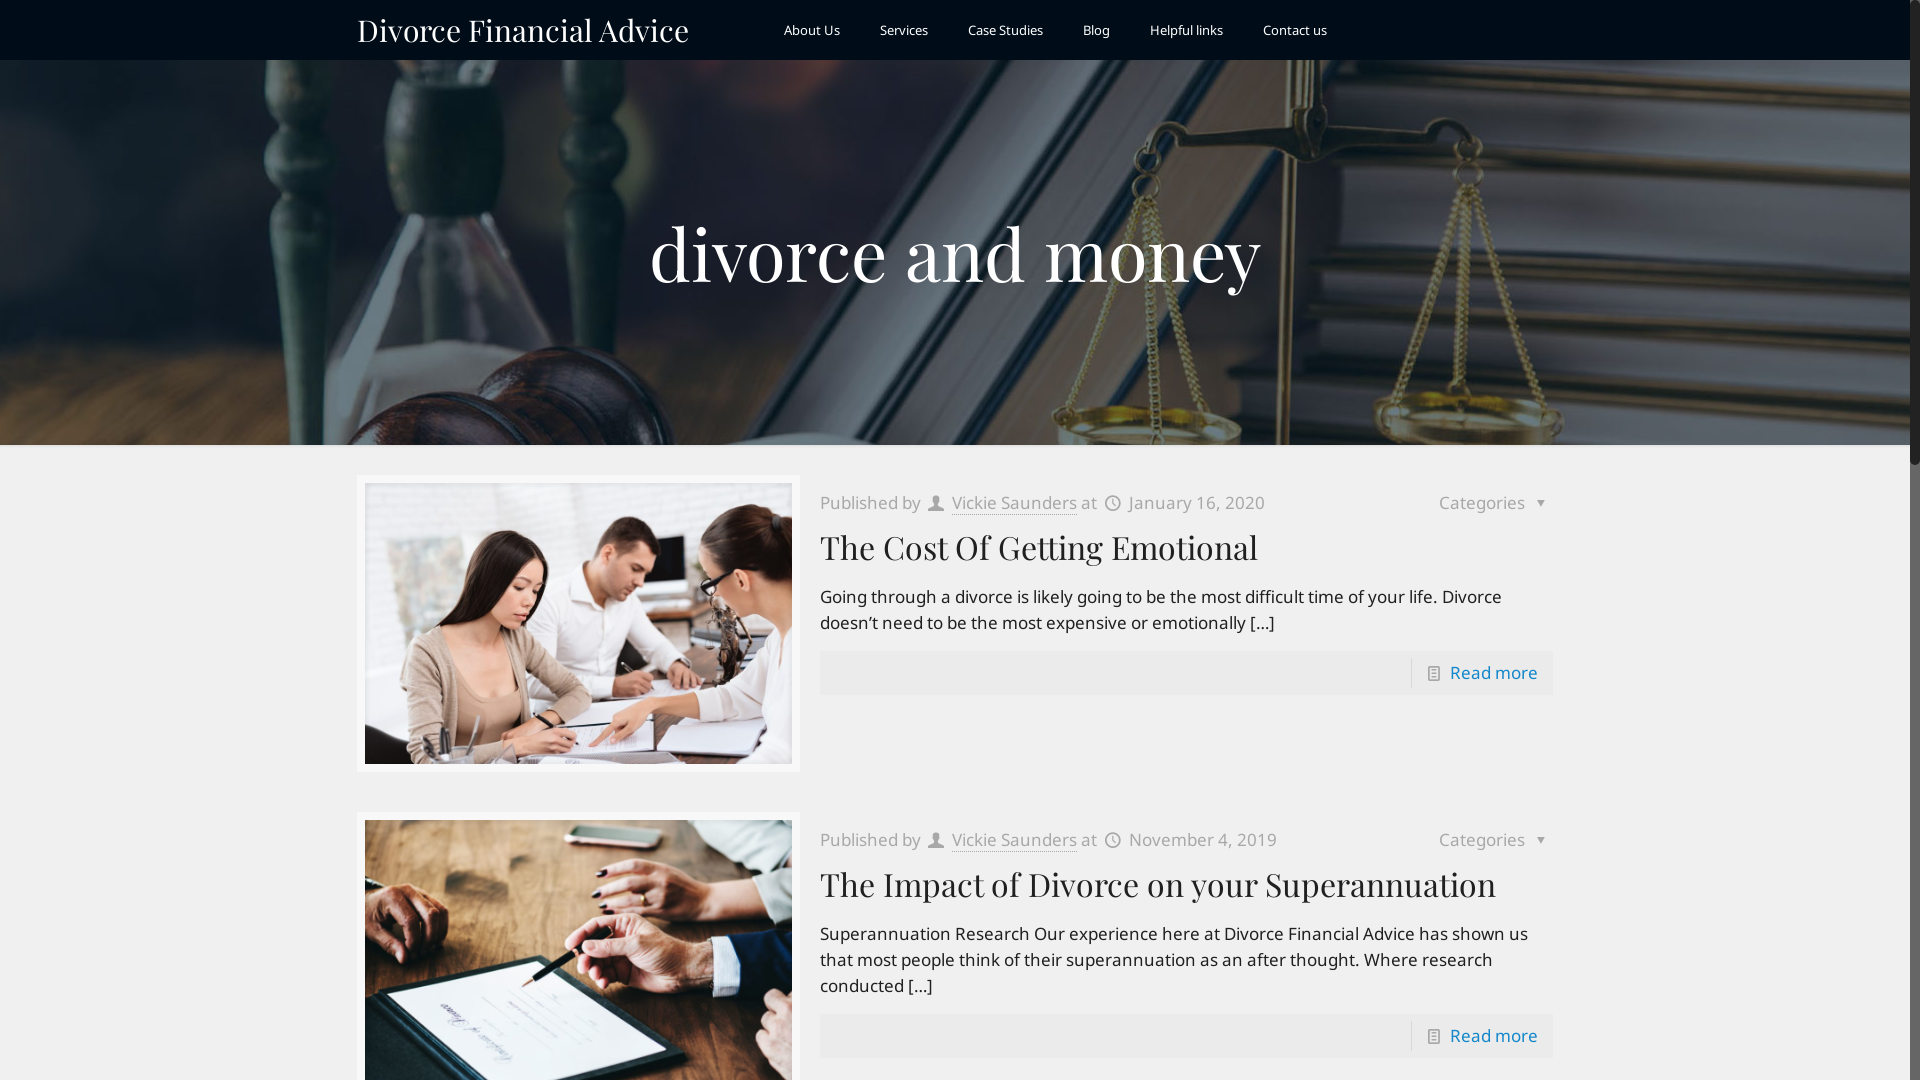 The height and width of the screenshot is (1080, 1920). Describe the element at coordinates (1449, 1035) in the screenshot. I see `'Read more'` at that location.